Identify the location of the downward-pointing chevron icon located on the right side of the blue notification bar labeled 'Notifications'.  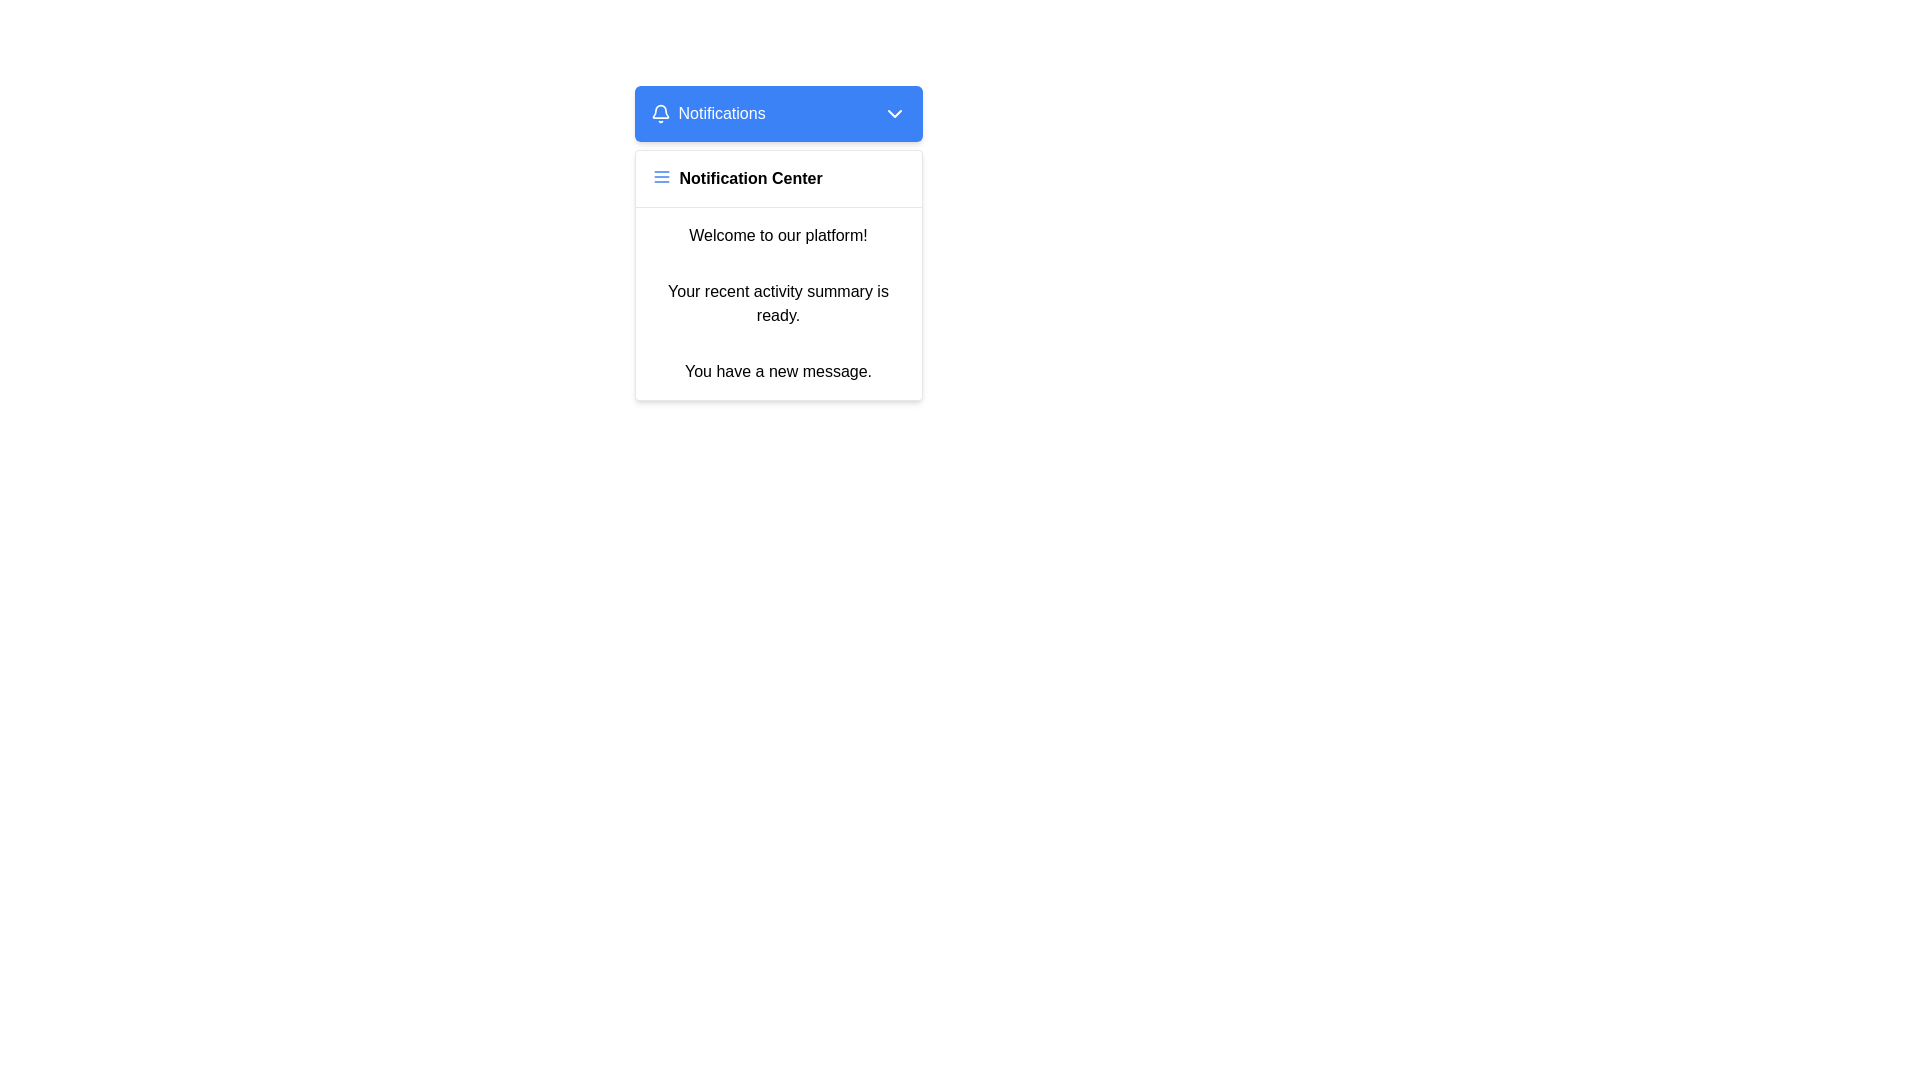
(893, 114).